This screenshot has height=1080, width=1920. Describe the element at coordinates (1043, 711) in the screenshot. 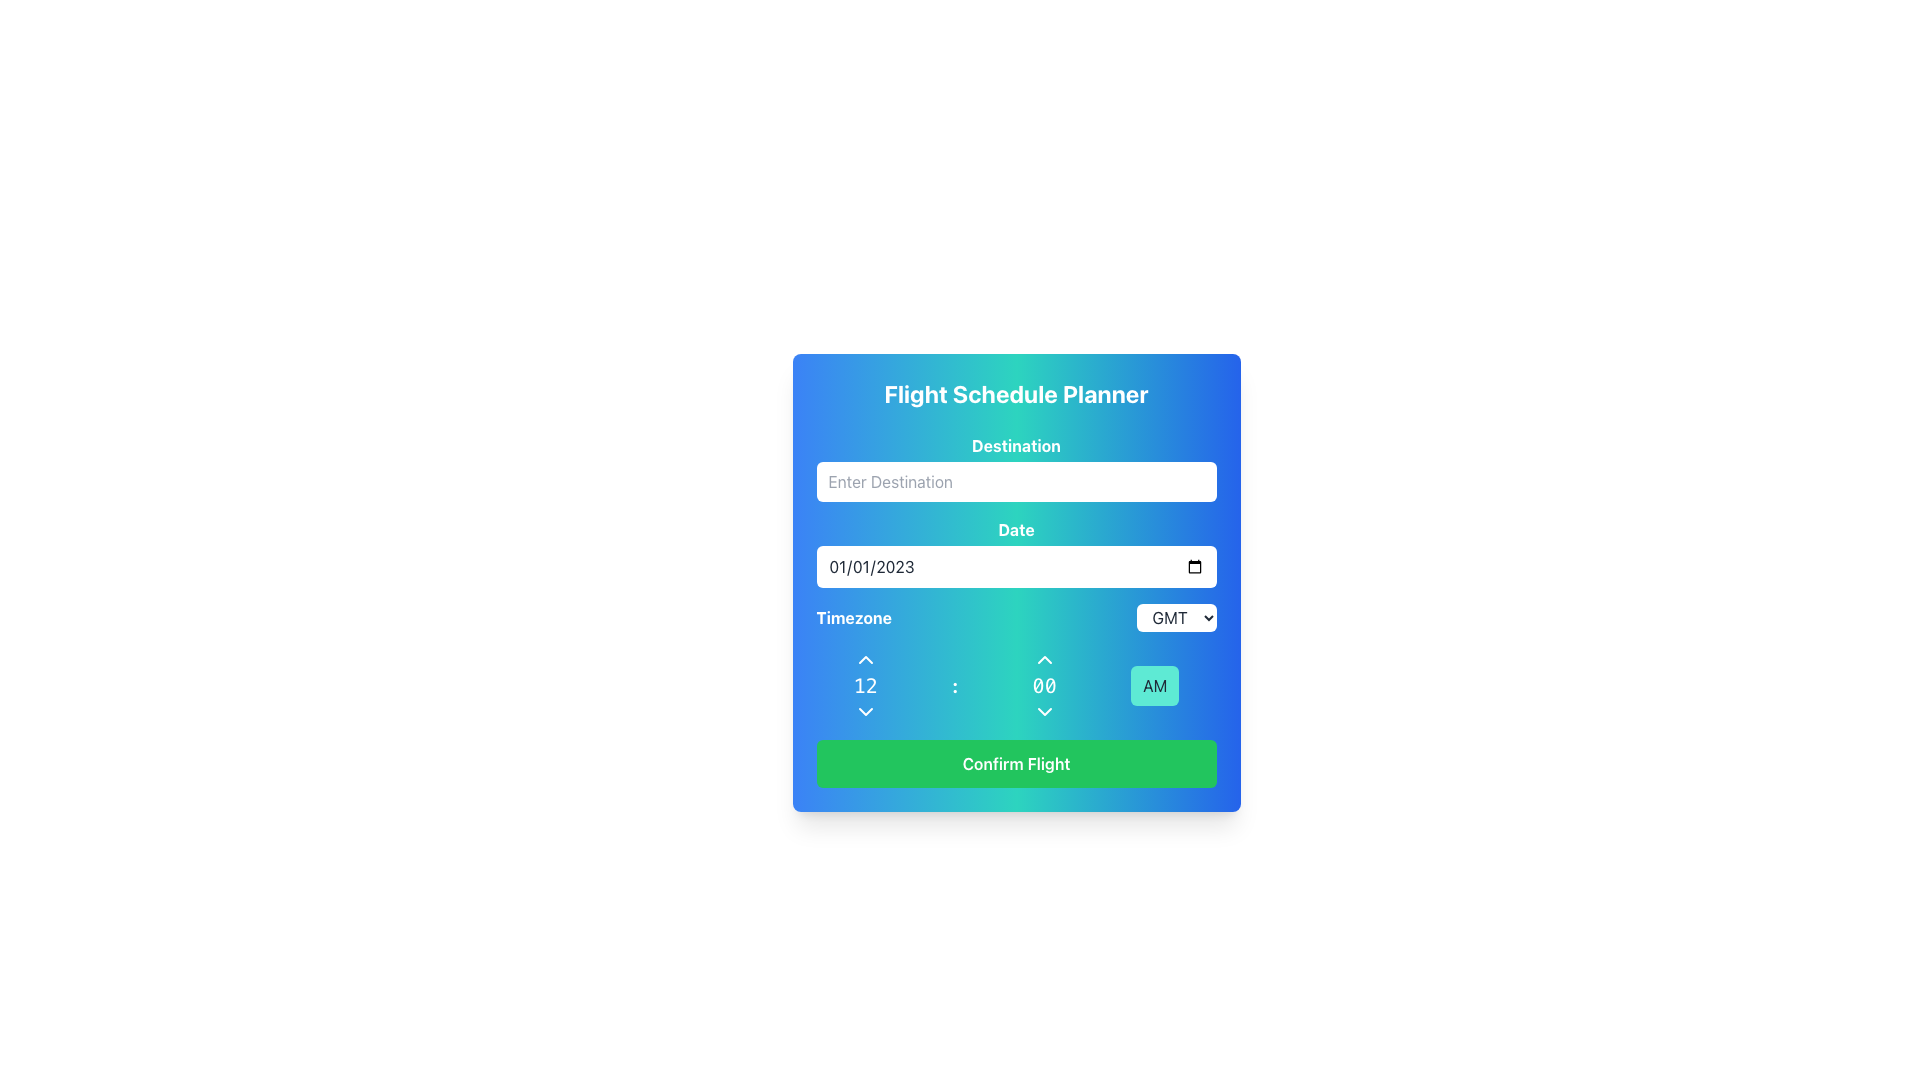

I see `the chevron icon button located at the bottom center of the minutes time selection widget` at that location.